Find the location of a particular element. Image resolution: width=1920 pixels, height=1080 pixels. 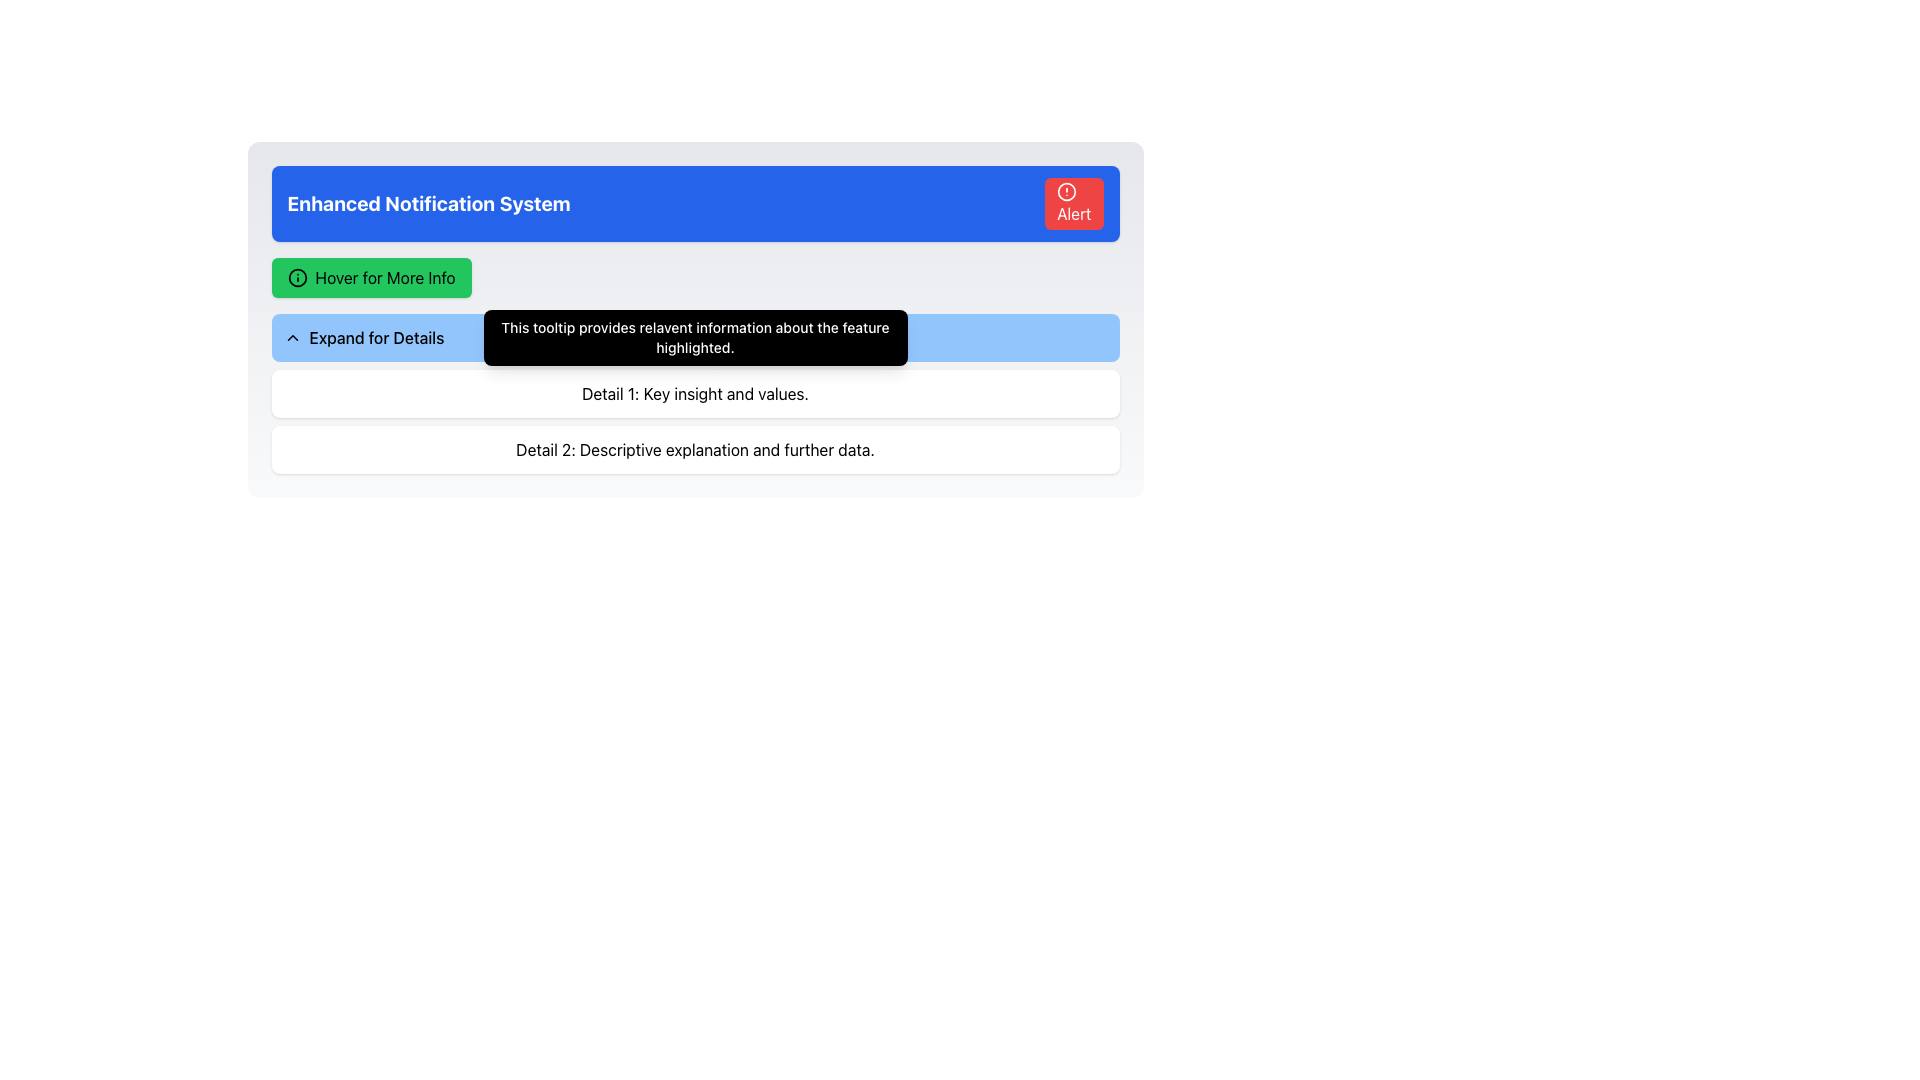

the green button labeled 'Hover for More Info' that contains a circular information icon, located below the 'Enhanced Notification System' banner is located at coordinates (371, 277).